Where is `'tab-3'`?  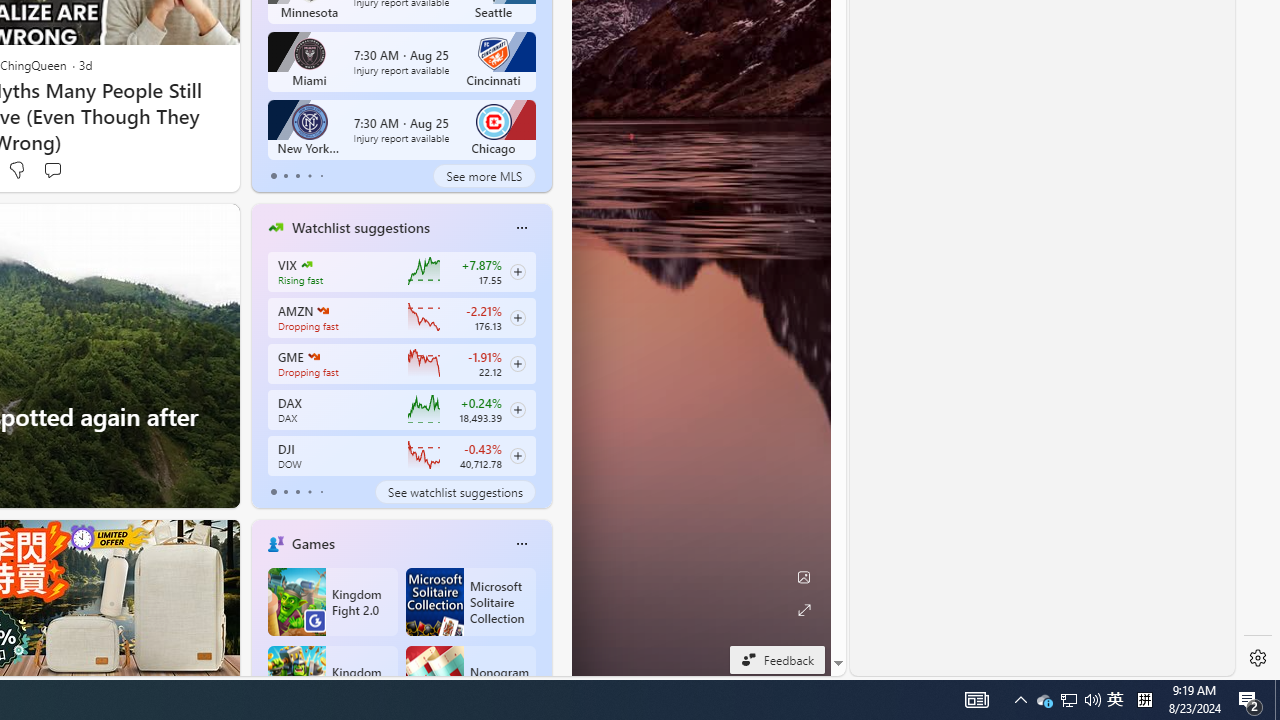
'tab-3' is located at coordinates (308, 492).